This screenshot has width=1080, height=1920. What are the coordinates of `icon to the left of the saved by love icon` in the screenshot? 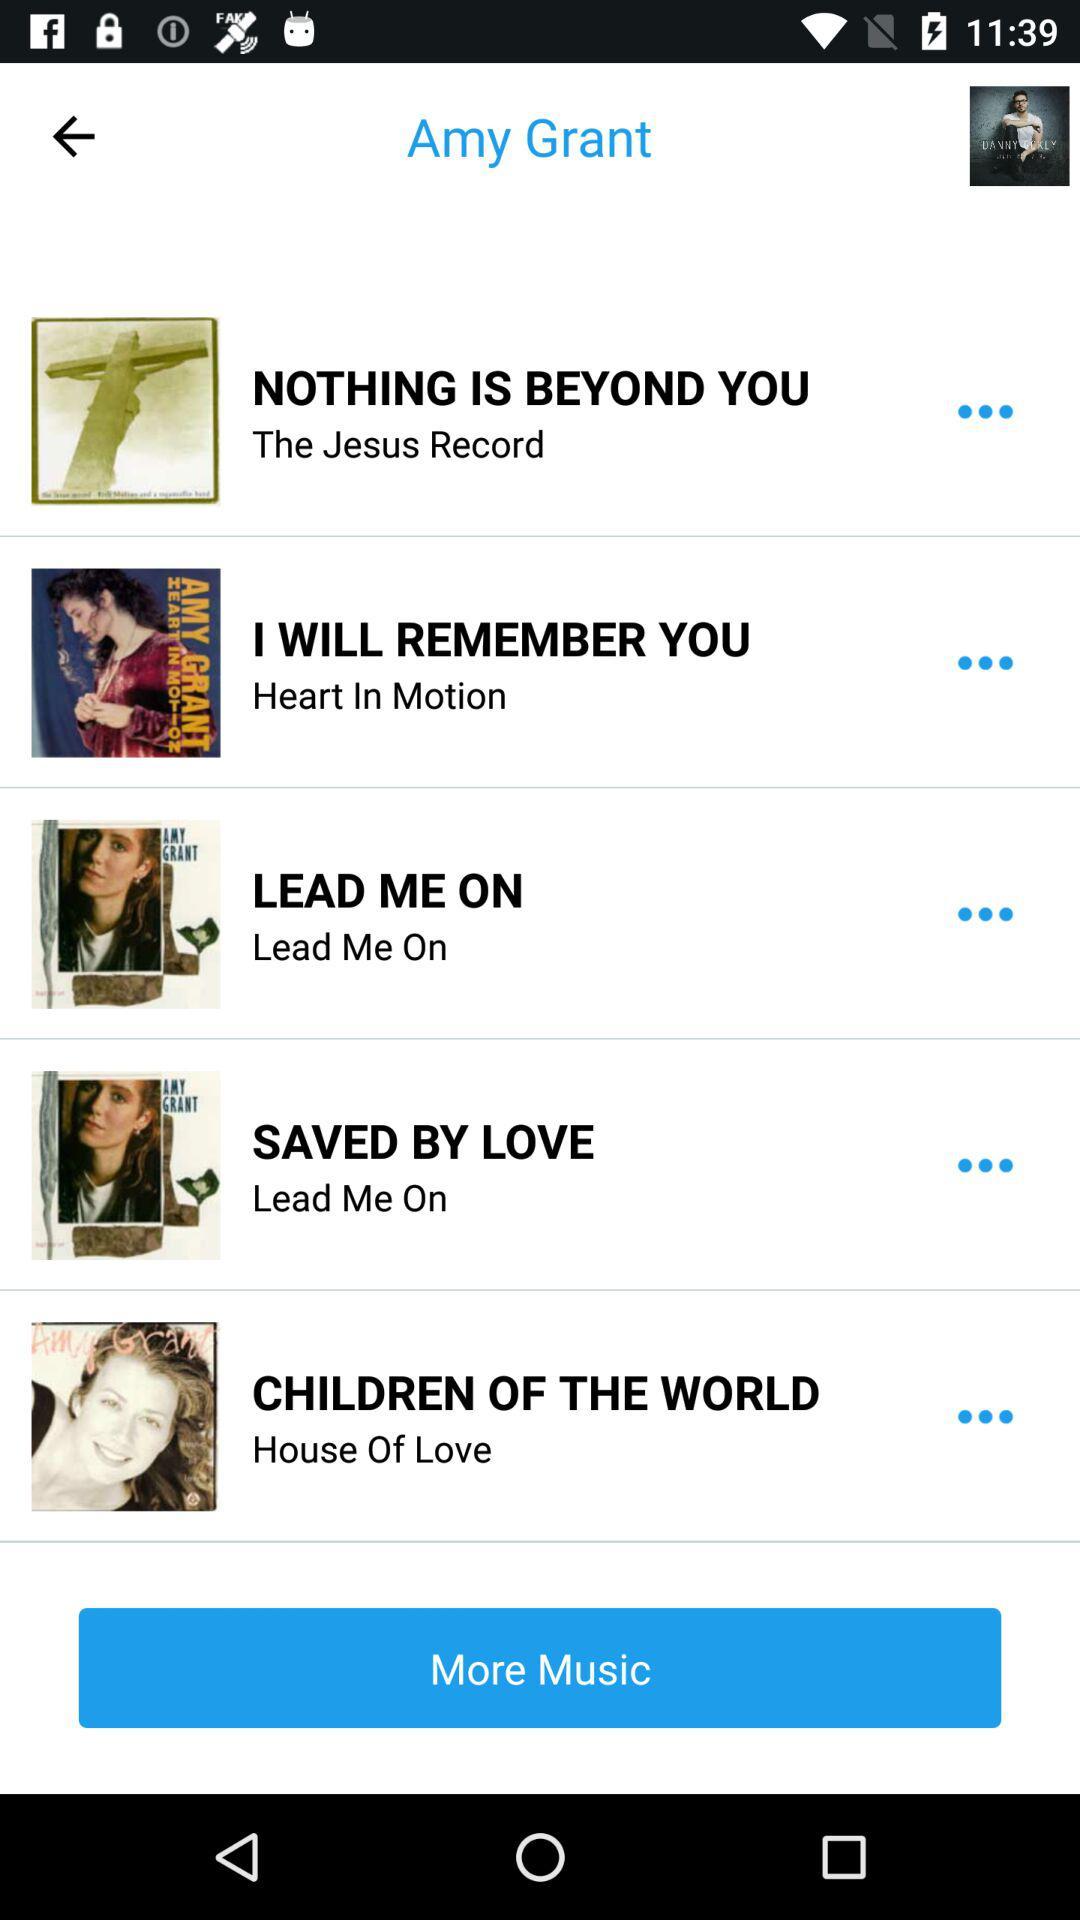 It's located at (125, 1165).